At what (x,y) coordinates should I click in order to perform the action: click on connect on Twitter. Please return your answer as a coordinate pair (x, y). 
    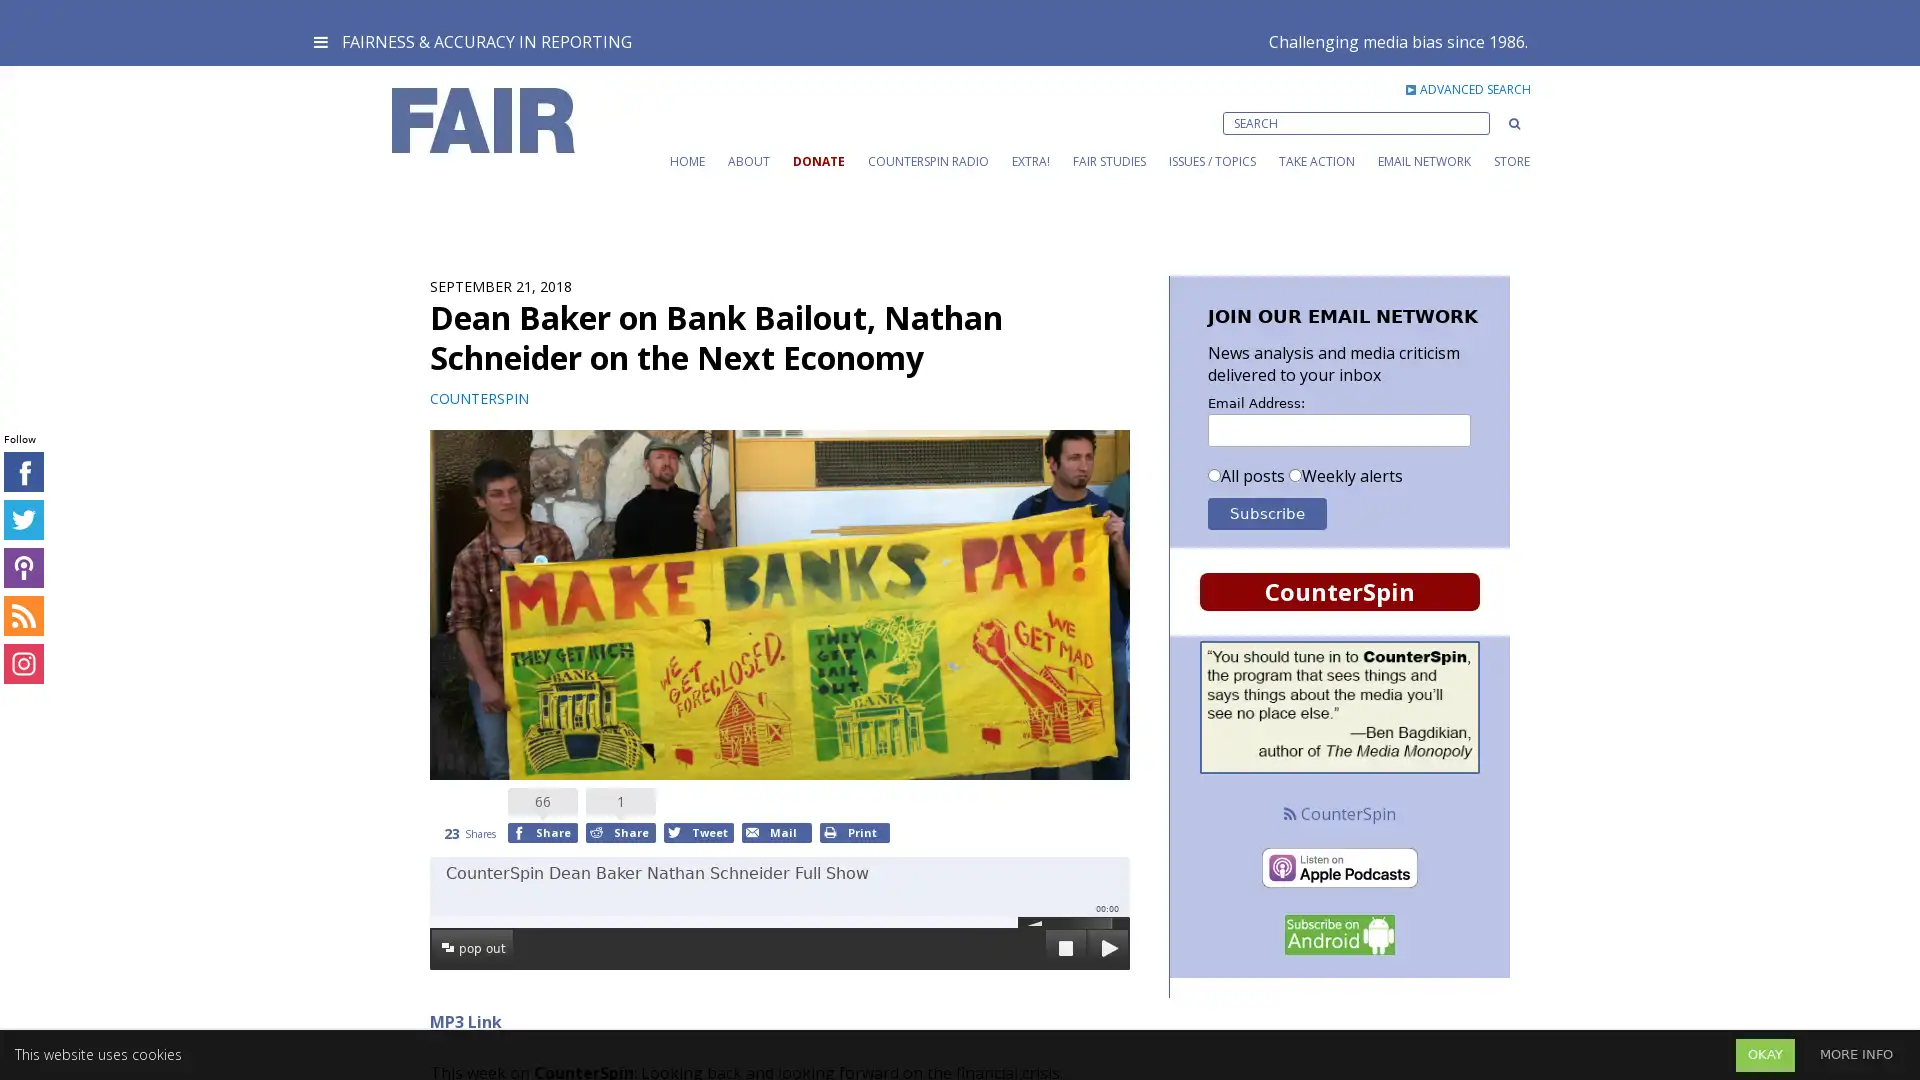
    Looking at the image, I should click on (24, 519).